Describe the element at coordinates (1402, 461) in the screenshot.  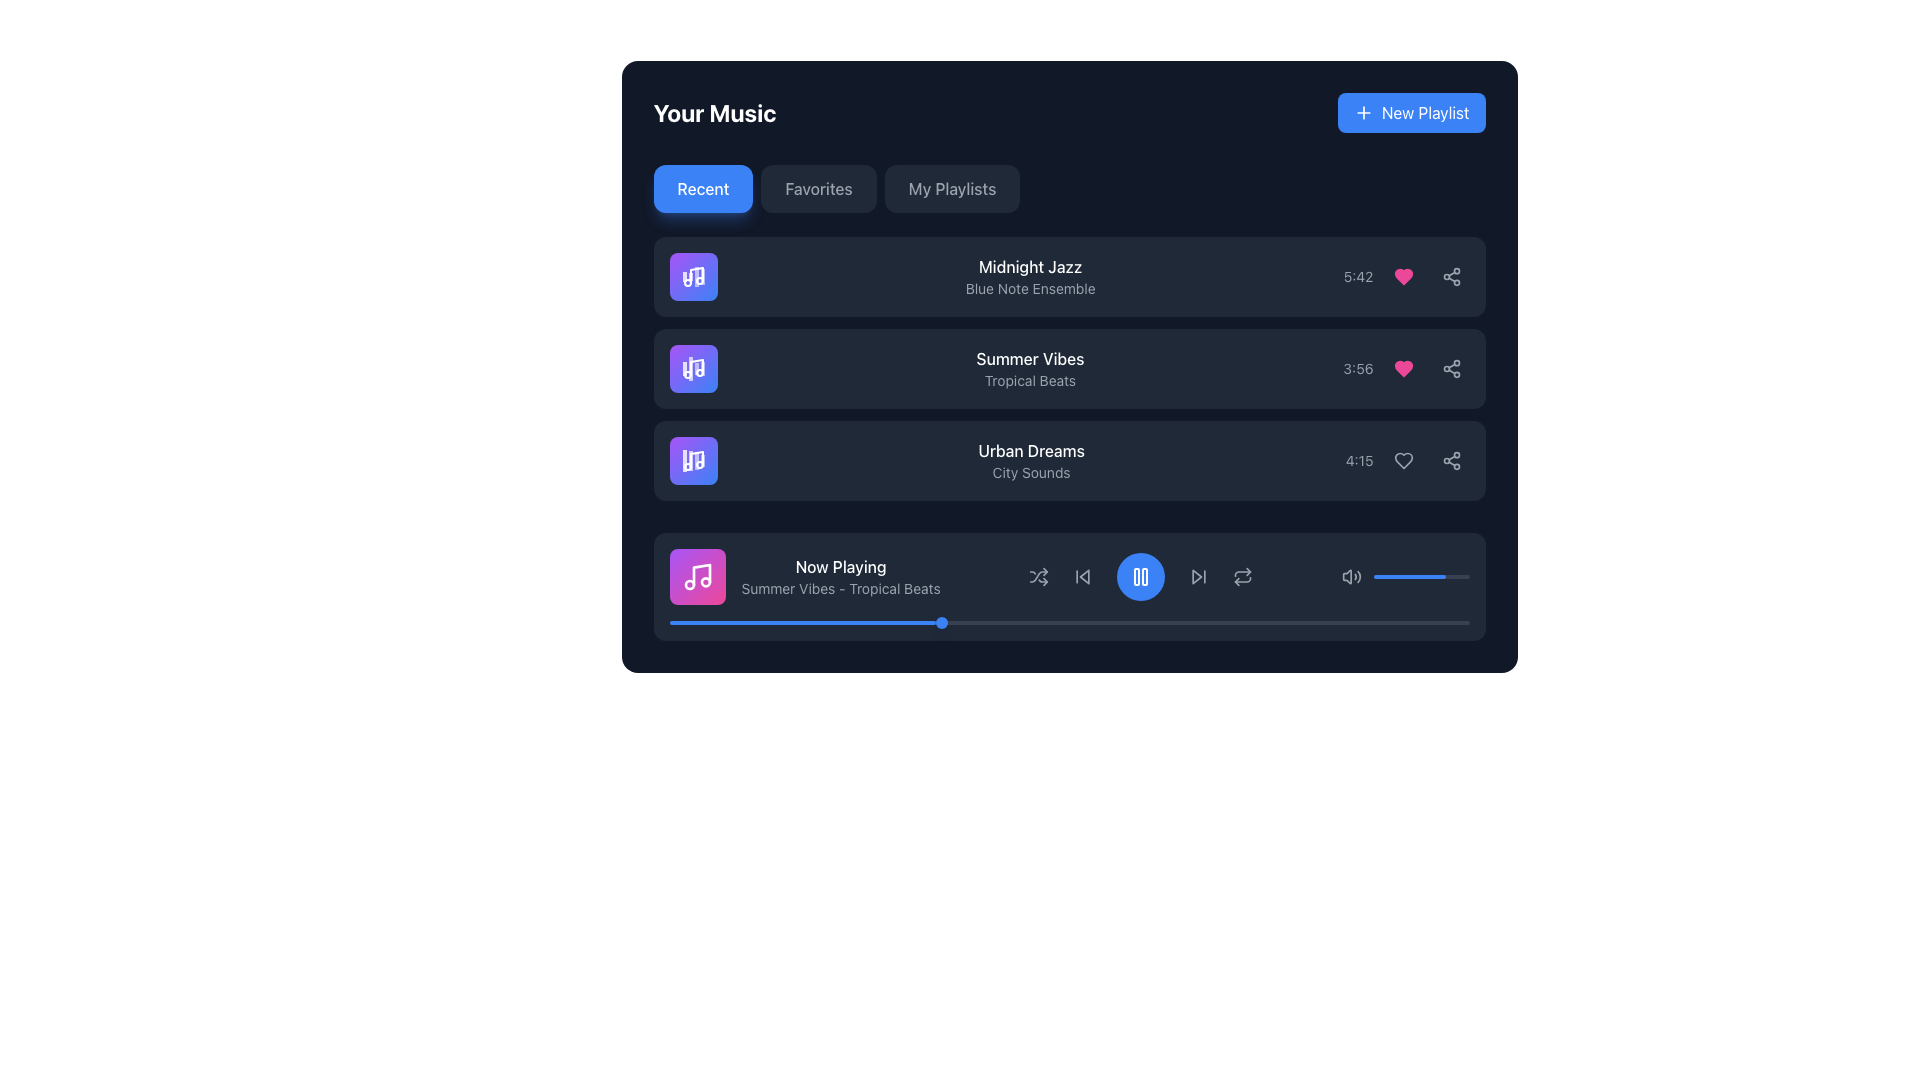
I see `the Interactive icon in the third row of the songs or playlists list to favorite or unfavorite the item, located next to the '4:15' text and a sharing icon` at that location.